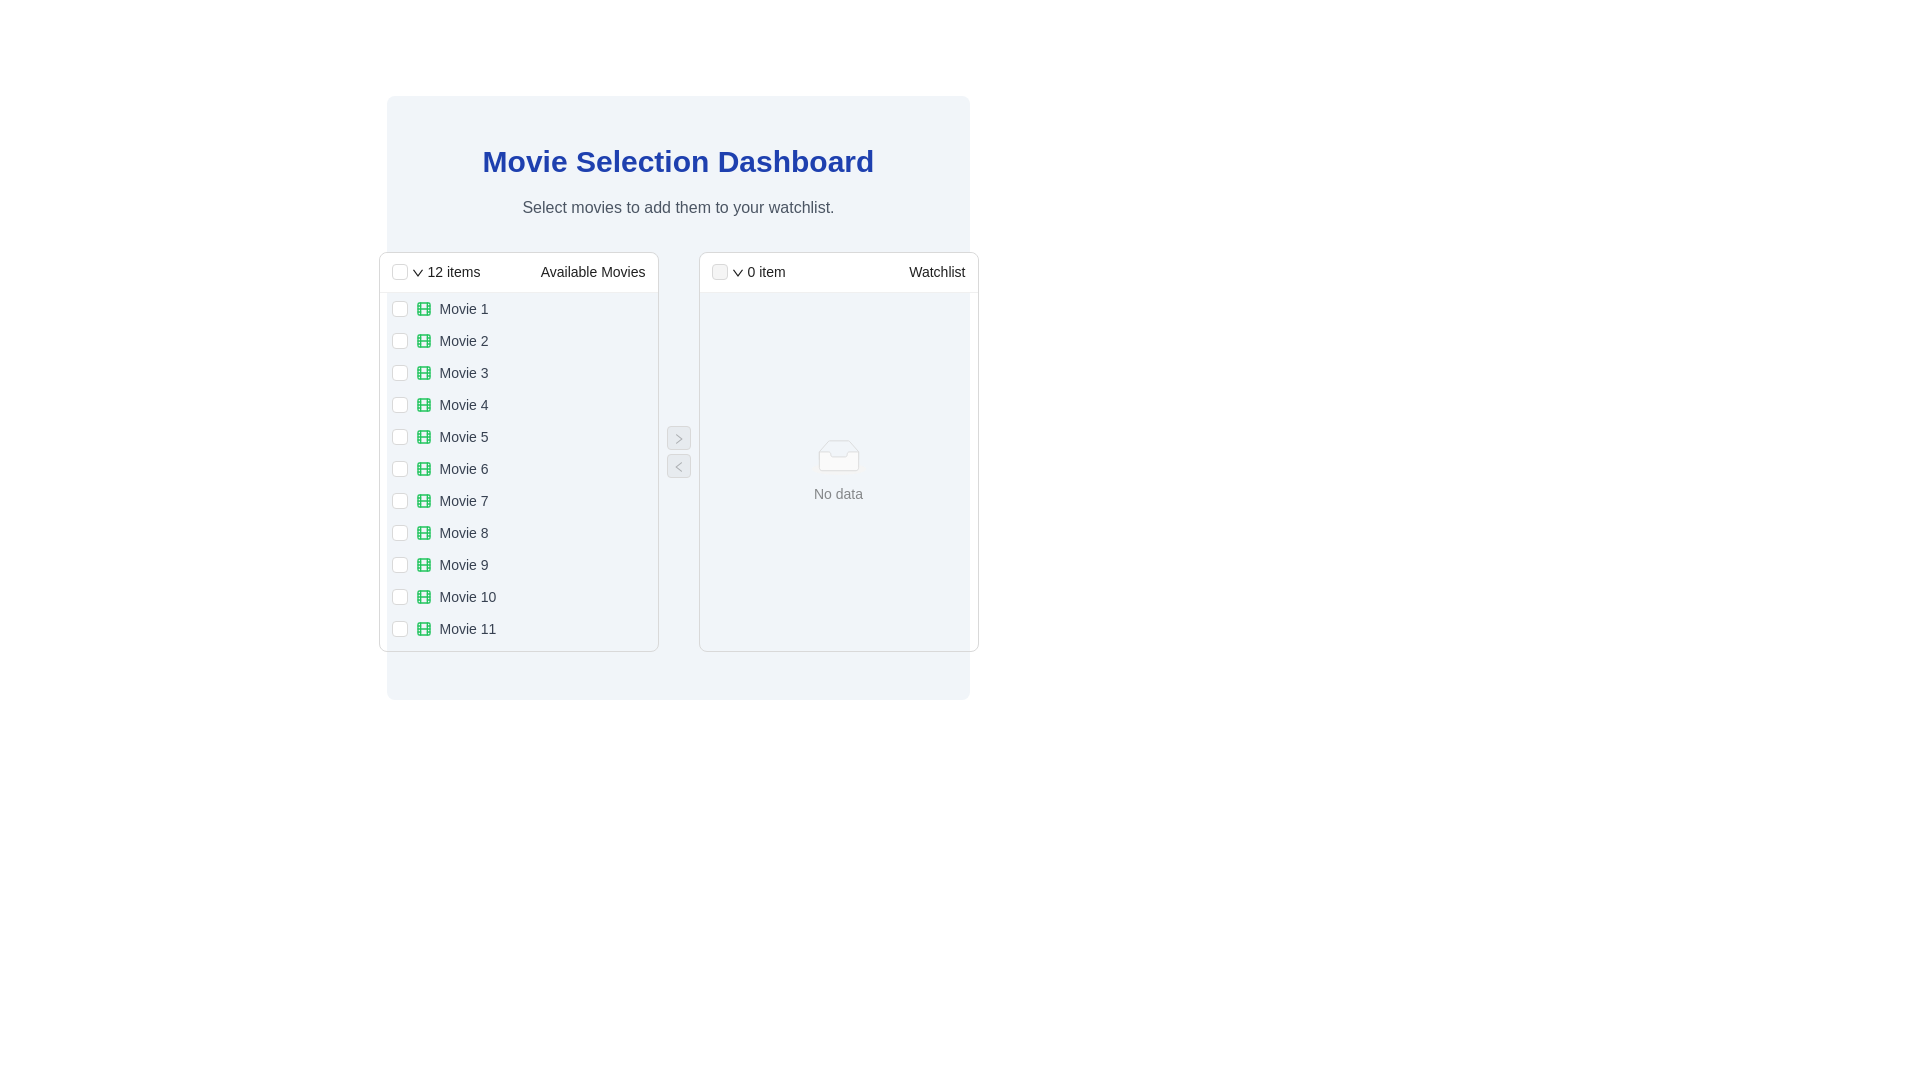 The height and width of the screenshot is (1080, 1920). Describe the element at coordinates (422, 339) in the screenshot. I see `the movie icon representing 'Movie 2' in the 'Available Movies' list, located immediately to the left of the text` at that location.